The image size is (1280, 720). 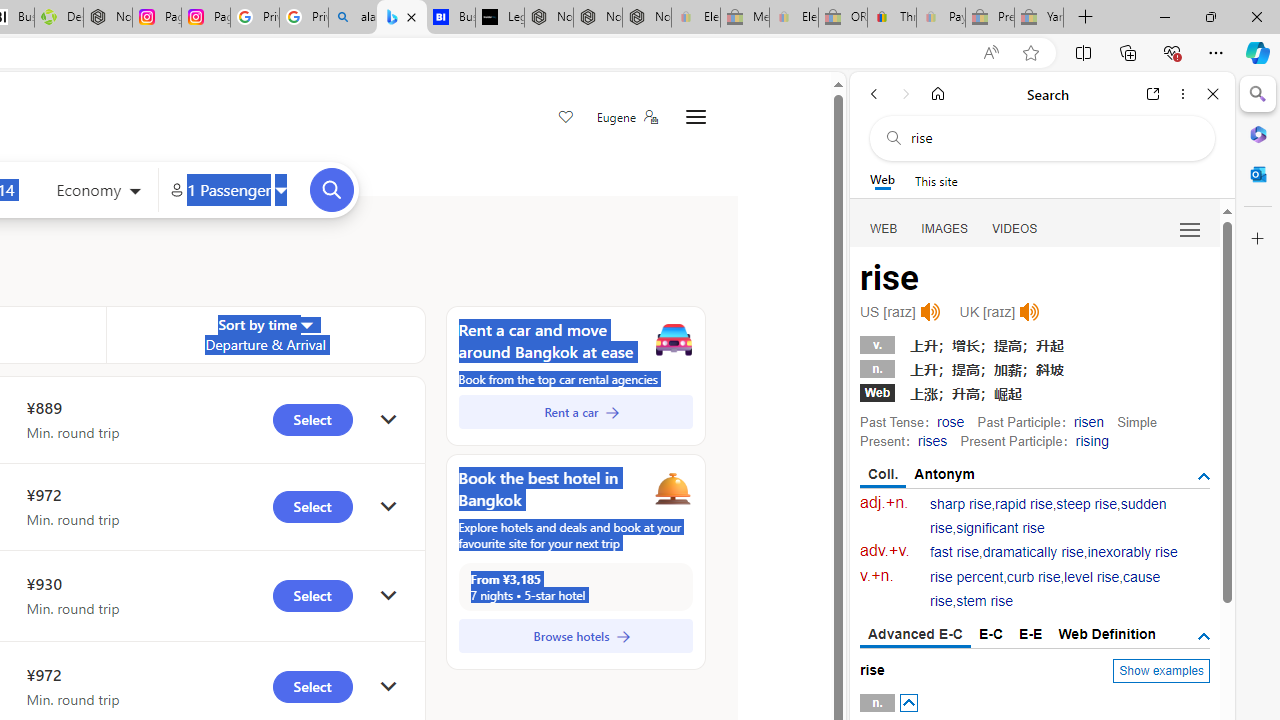 I want to click on 'Save', so click(x=564, y=118).